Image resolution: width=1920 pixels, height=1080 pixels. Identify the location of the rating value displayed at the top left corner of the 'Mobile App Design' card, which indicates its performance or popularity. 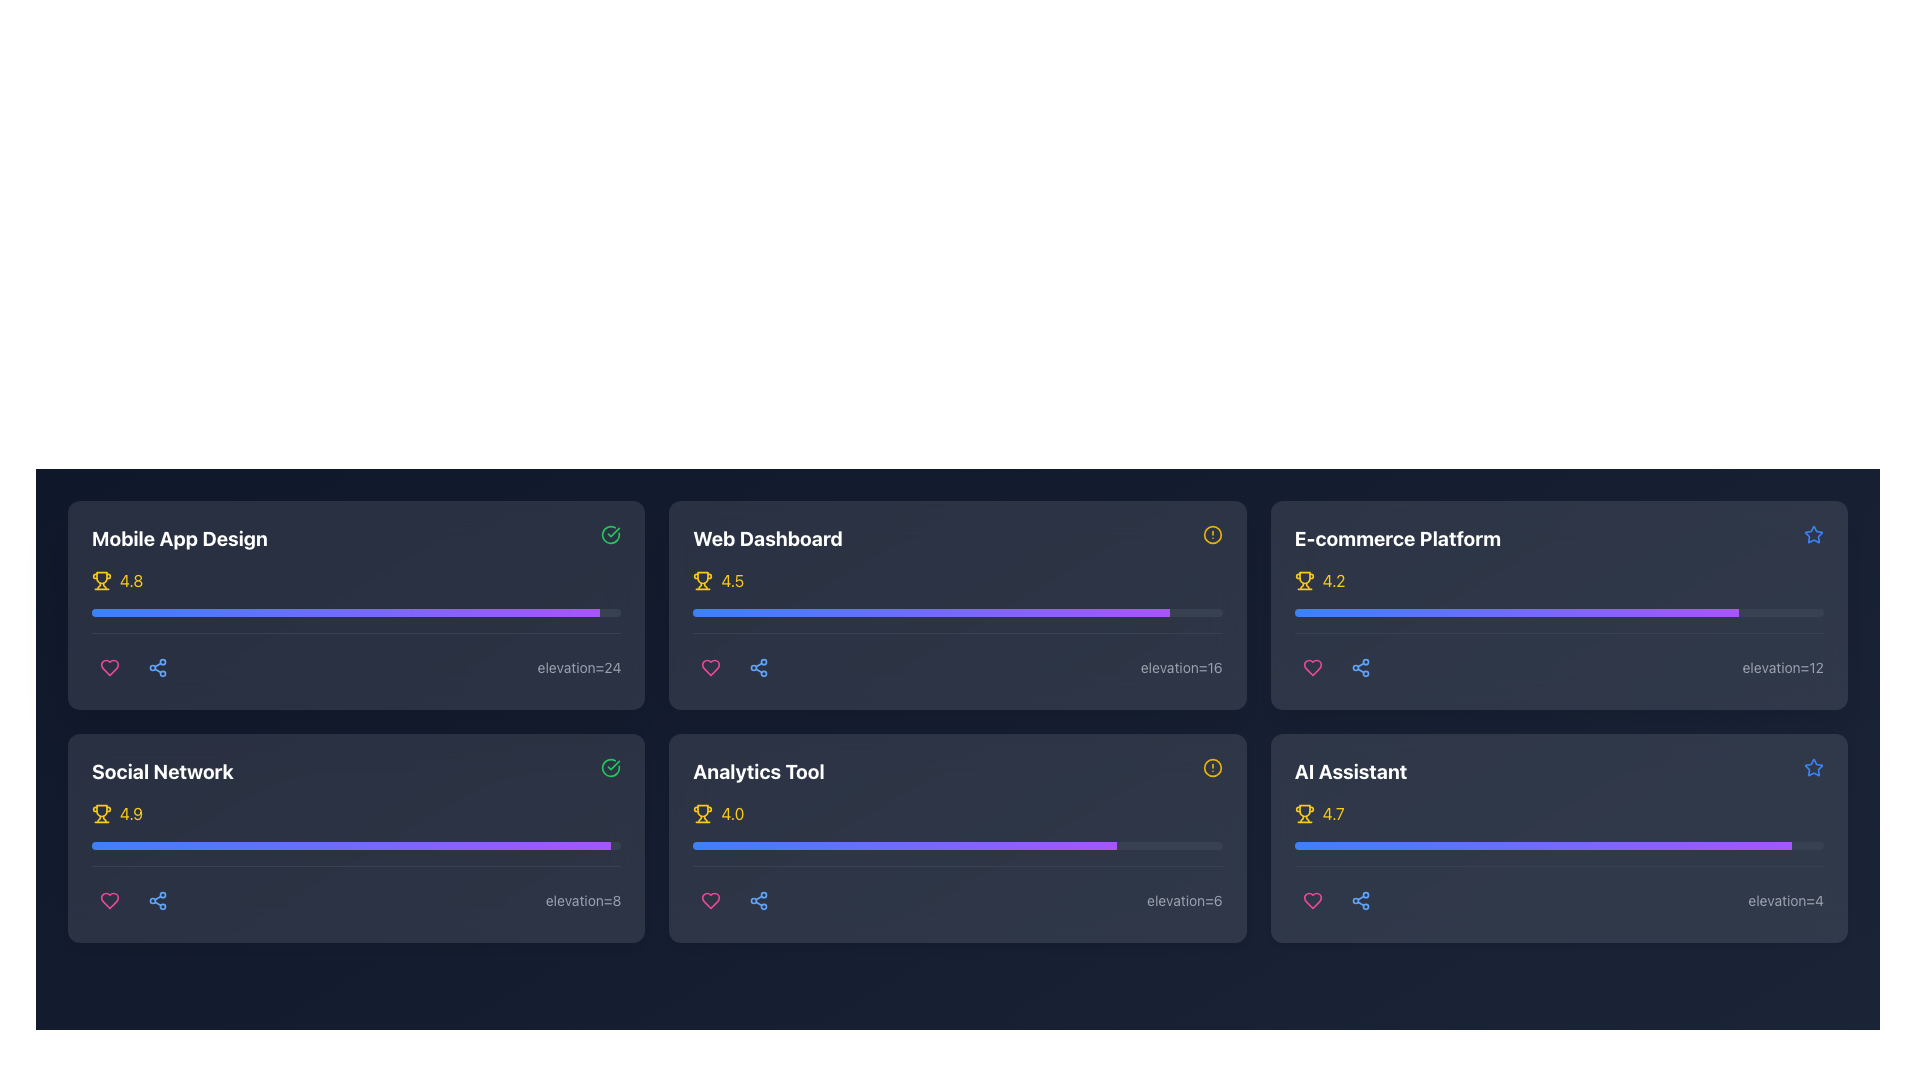
(356, 581).